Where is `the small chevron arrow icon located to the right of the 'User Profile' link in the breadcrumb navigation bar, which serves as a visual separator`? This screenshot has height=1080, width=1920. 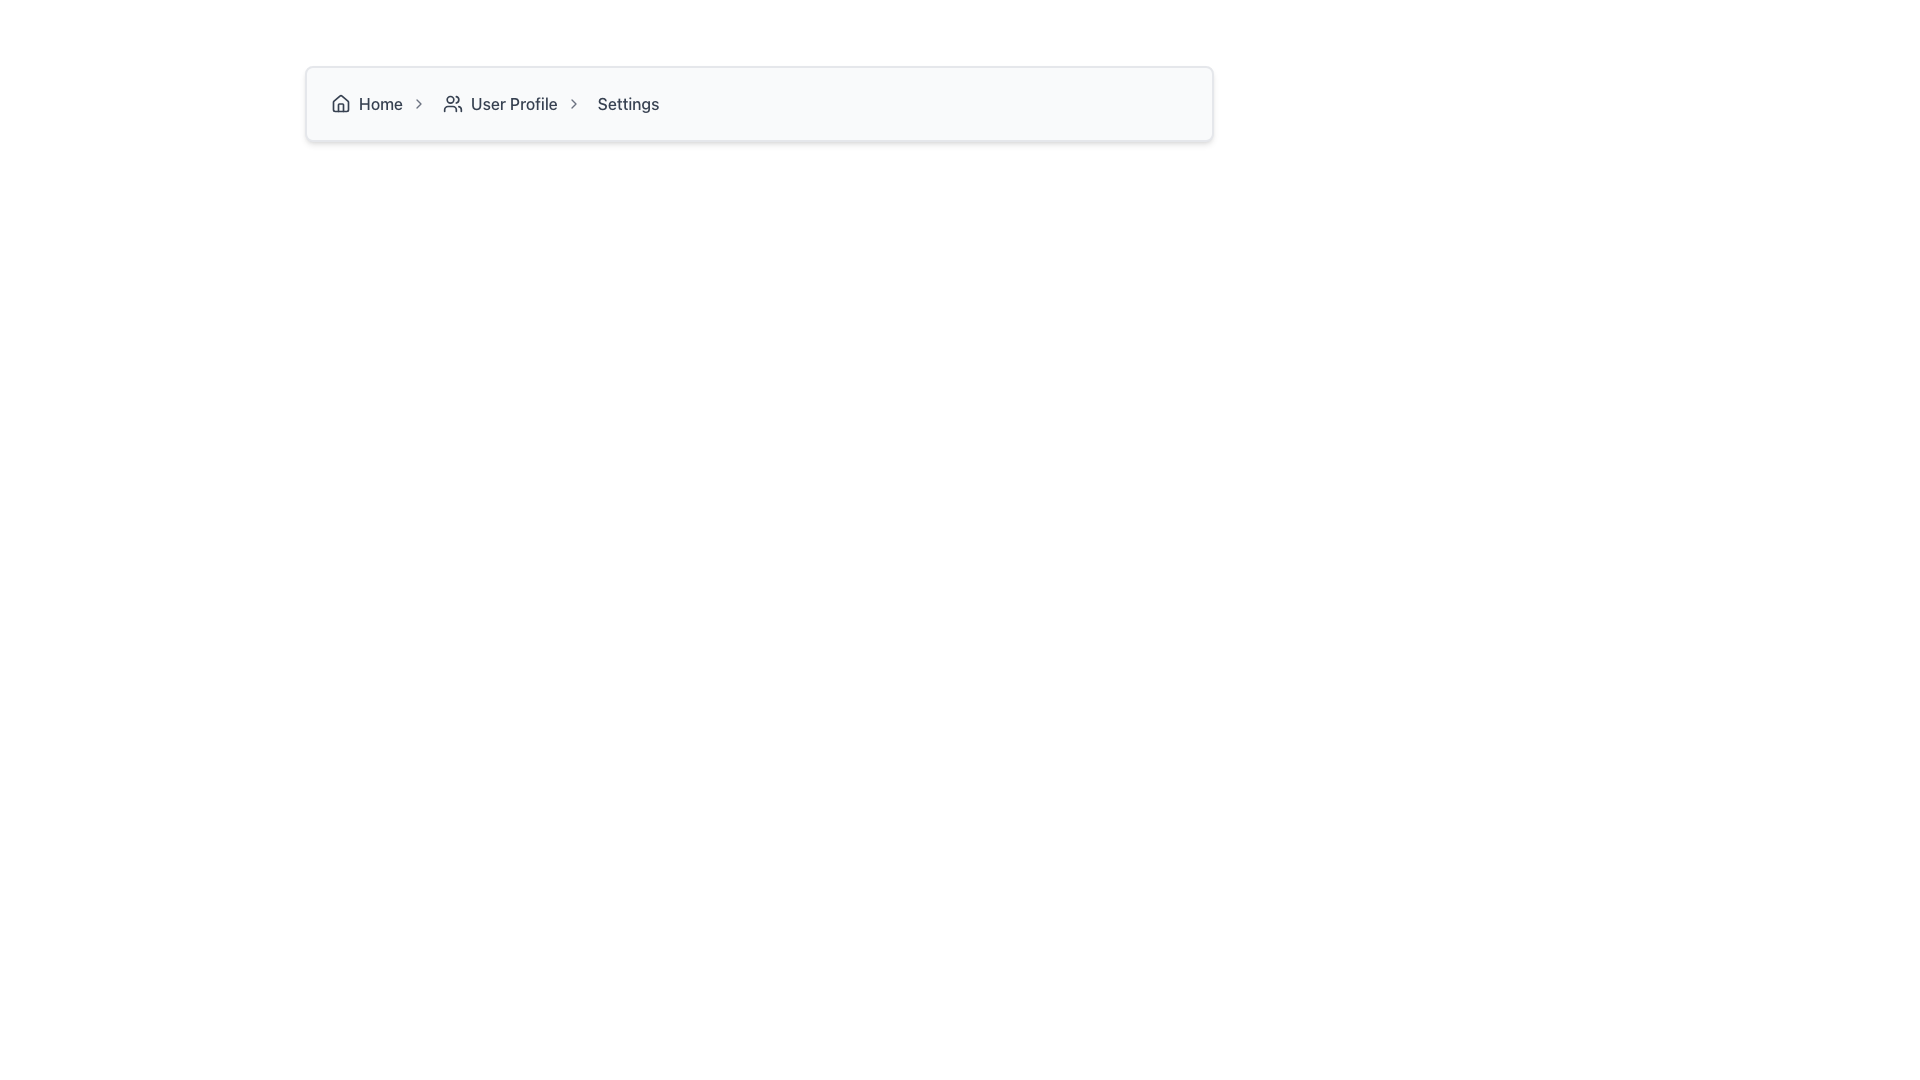 the small chevron arrow icon located to the right of the 'User Profile' link in the breadcrumb navigation bar, which serves as a visual separator is located at coordinates (572, 104).